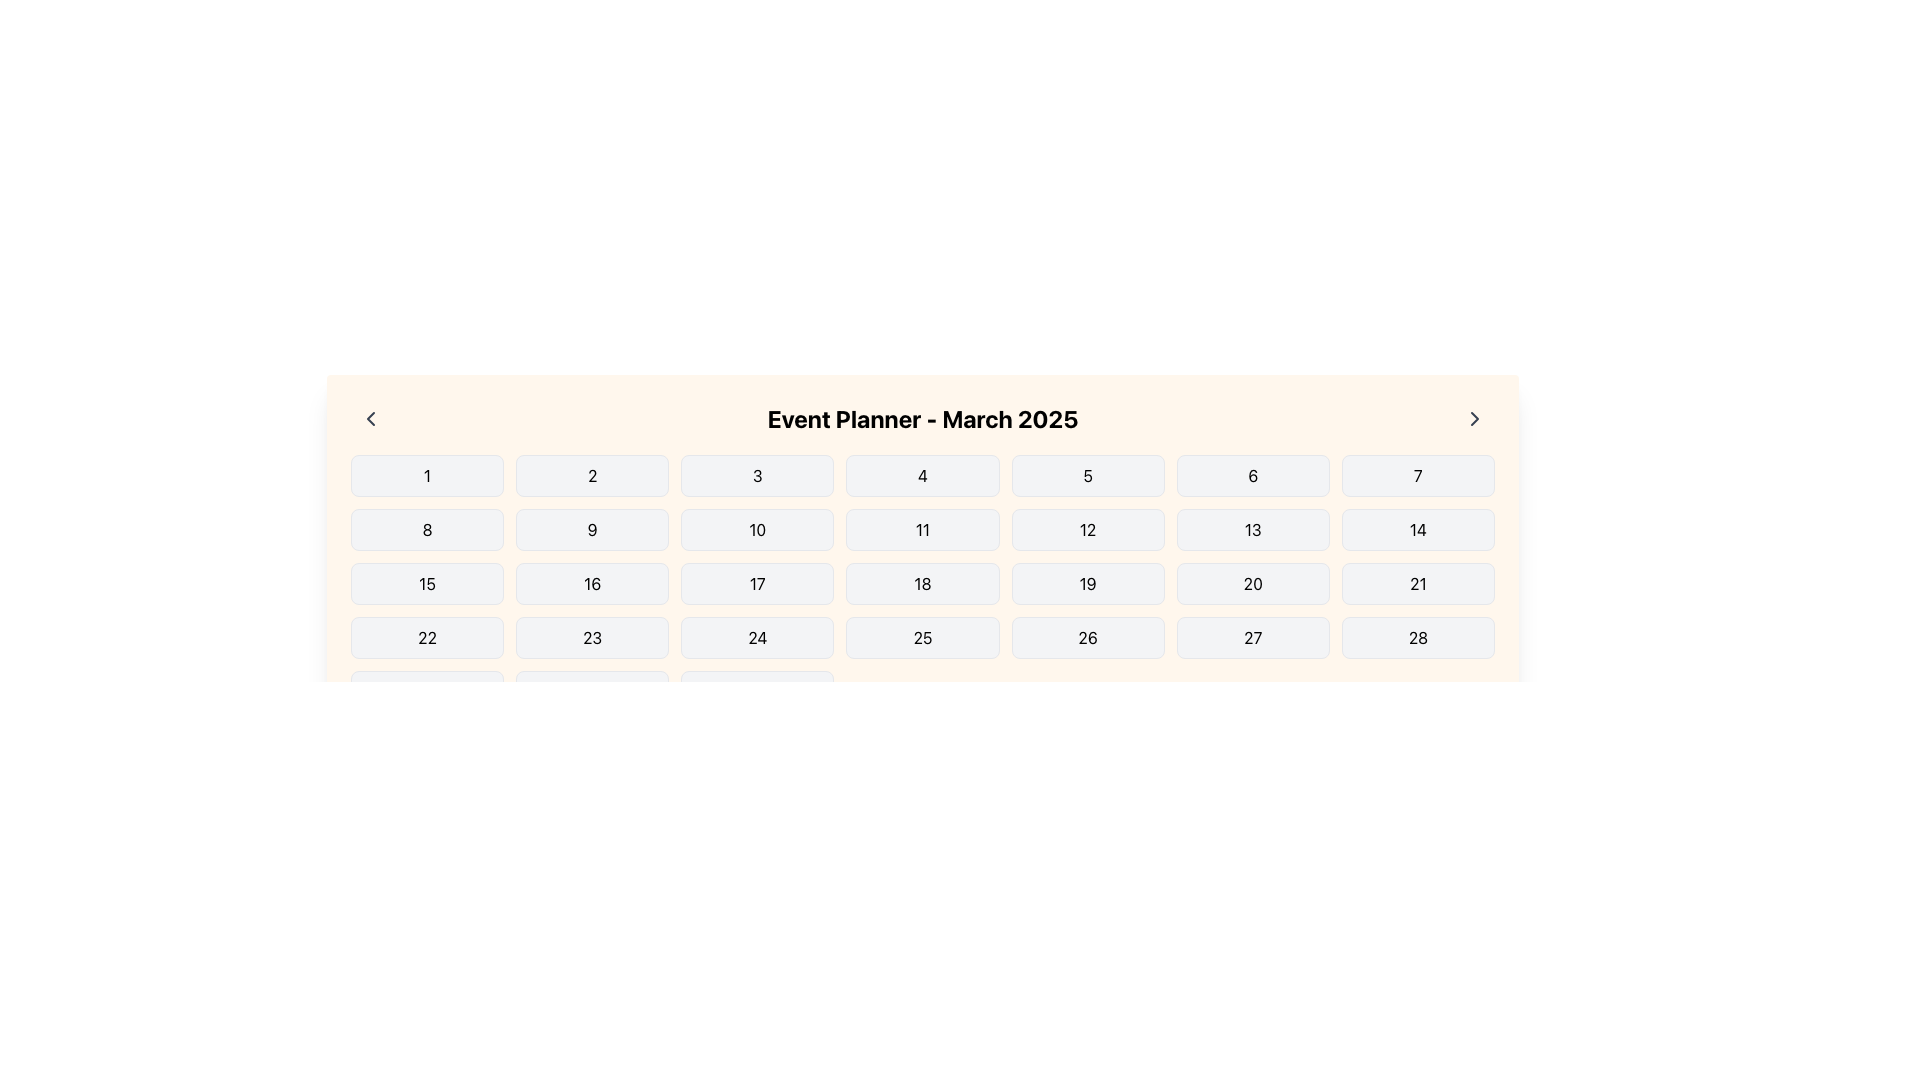  Describe the element at coordinates (1252, 583) in the screenshot. I see `the date '20' button in the calendar view` at that location.